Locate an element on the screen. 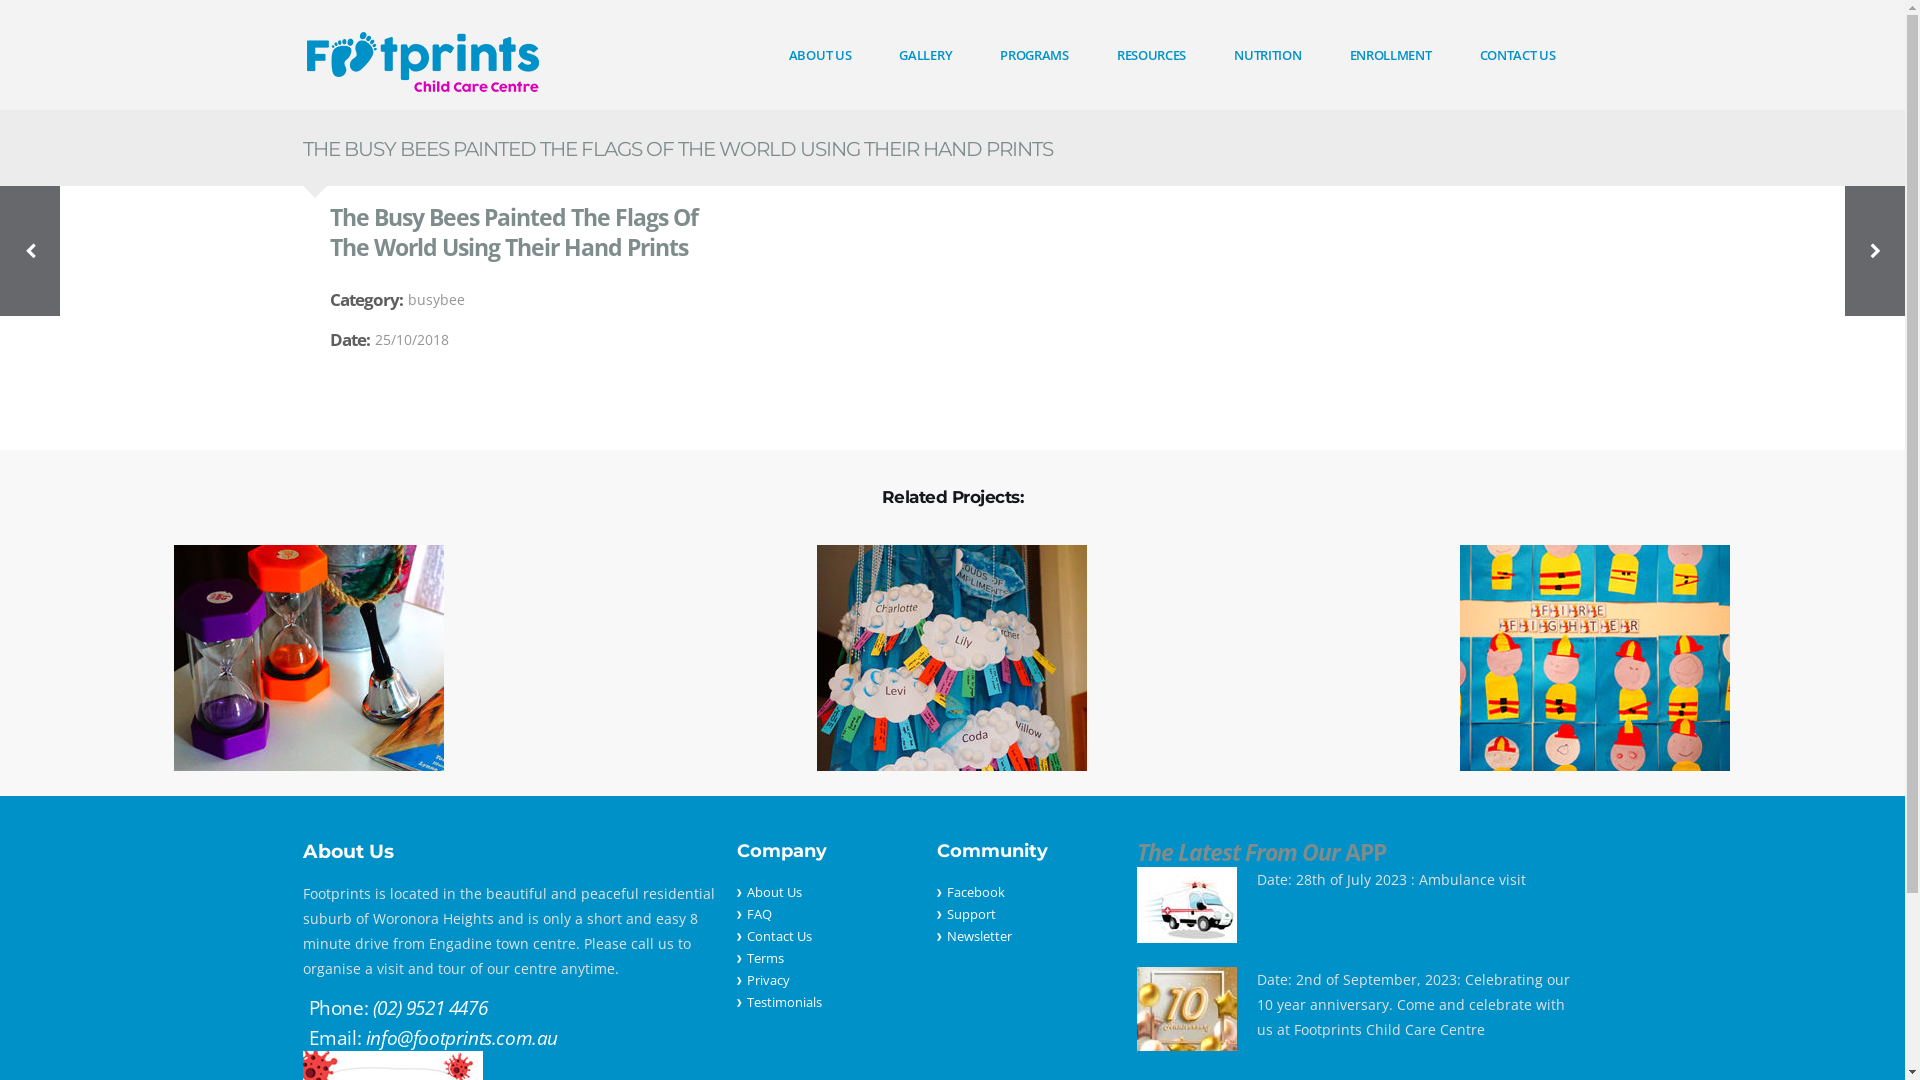 This screenshot has width=1920, height=1080. 'Testimonials' is located at coordinates (782, 1002).